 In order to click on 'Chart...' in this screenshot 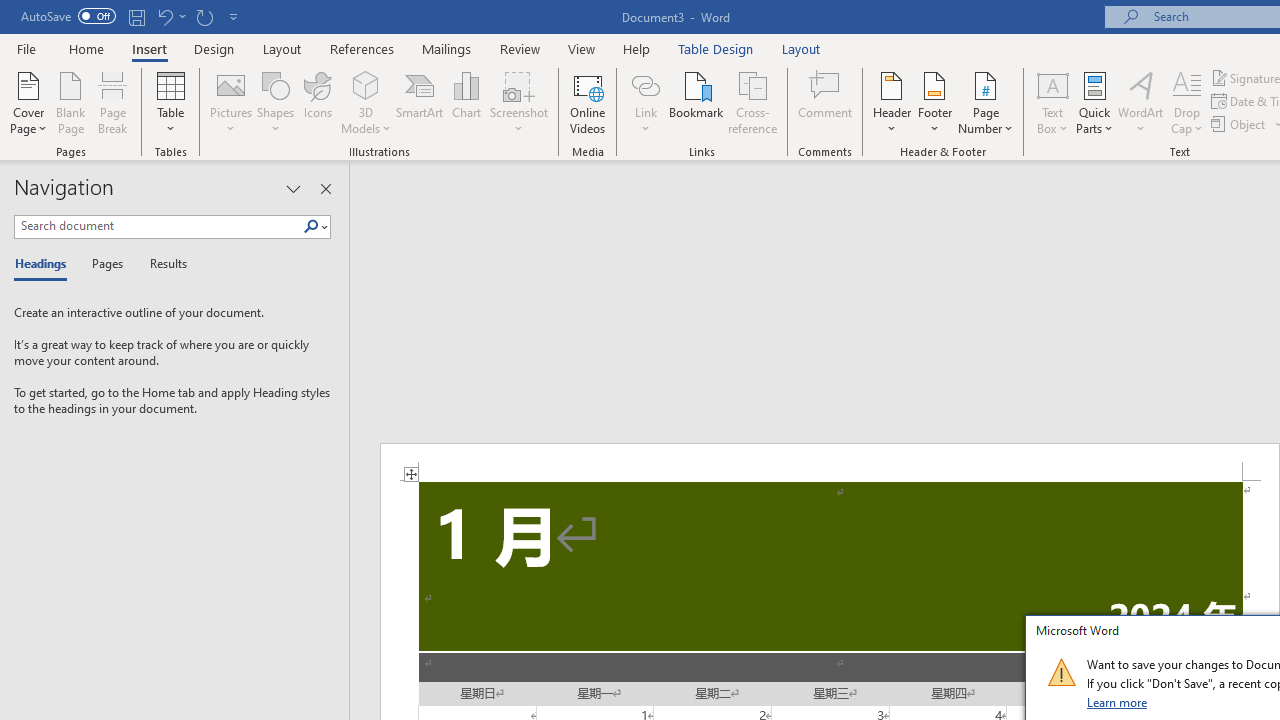, I will do `click(465, 103)`.